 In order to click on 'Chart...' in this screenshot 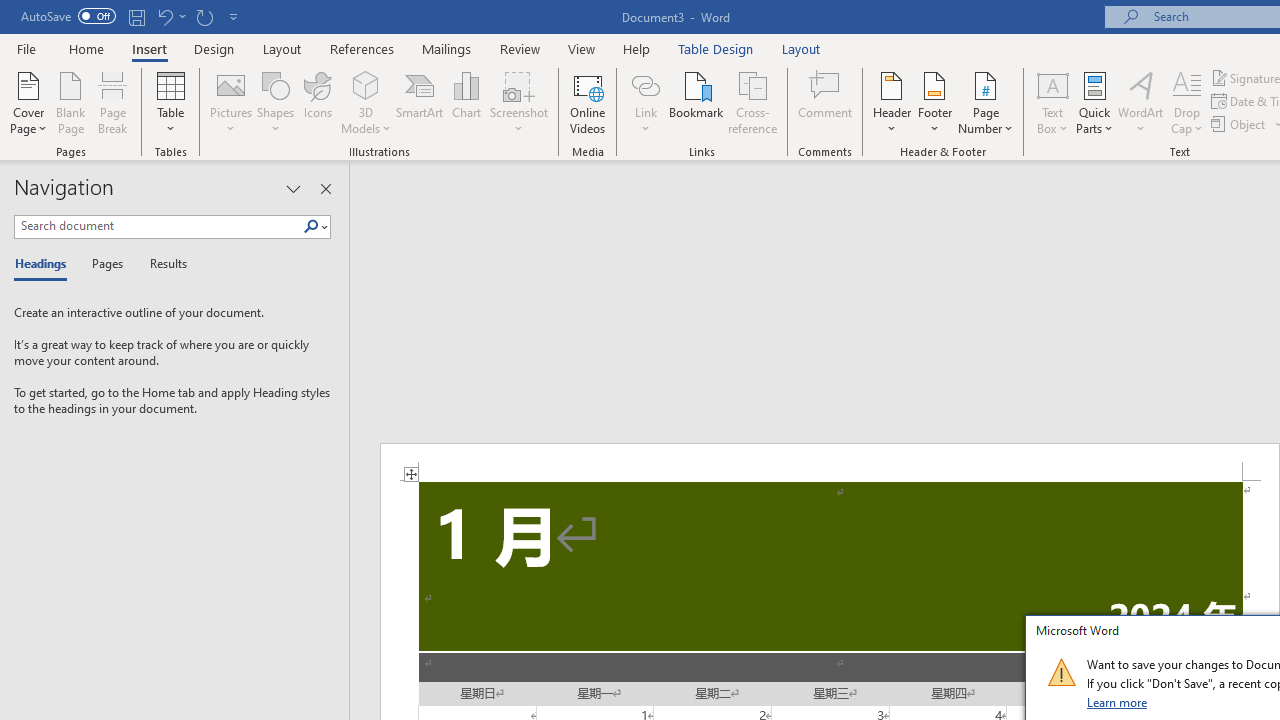, I will do `click(465, 103)`.